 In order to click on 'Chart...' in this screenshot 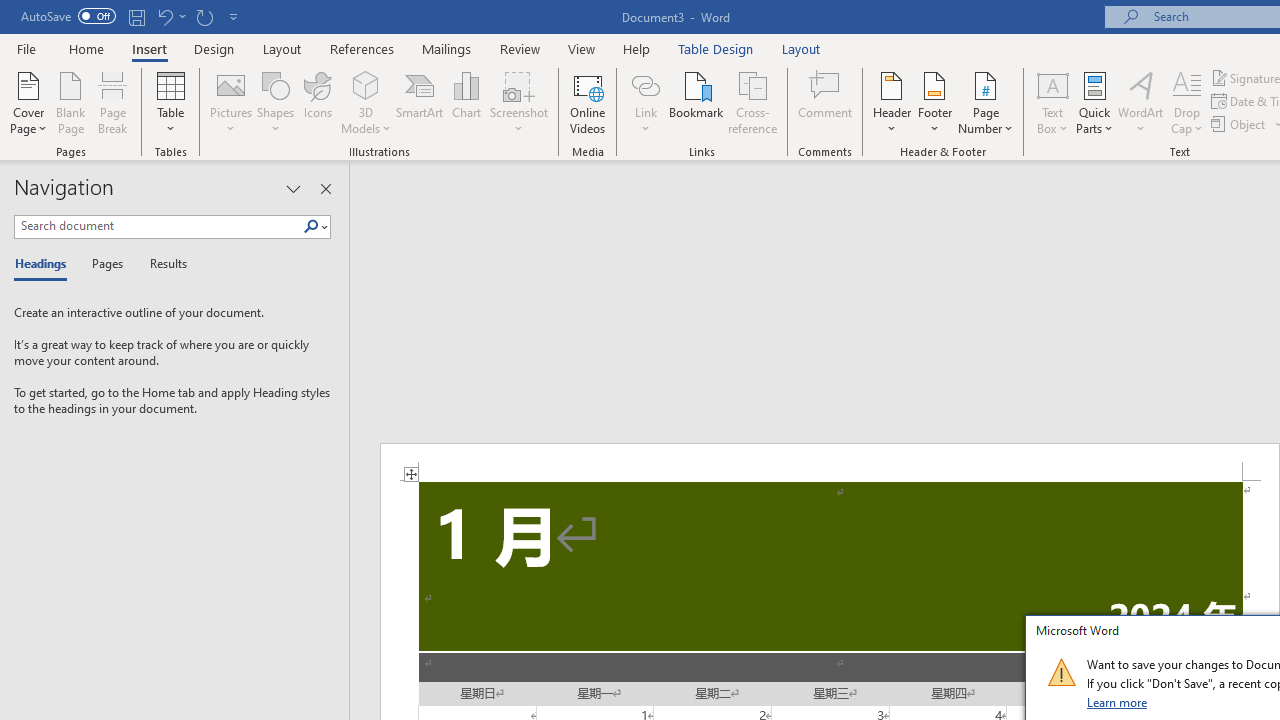, I will do `click(465, 103)`.